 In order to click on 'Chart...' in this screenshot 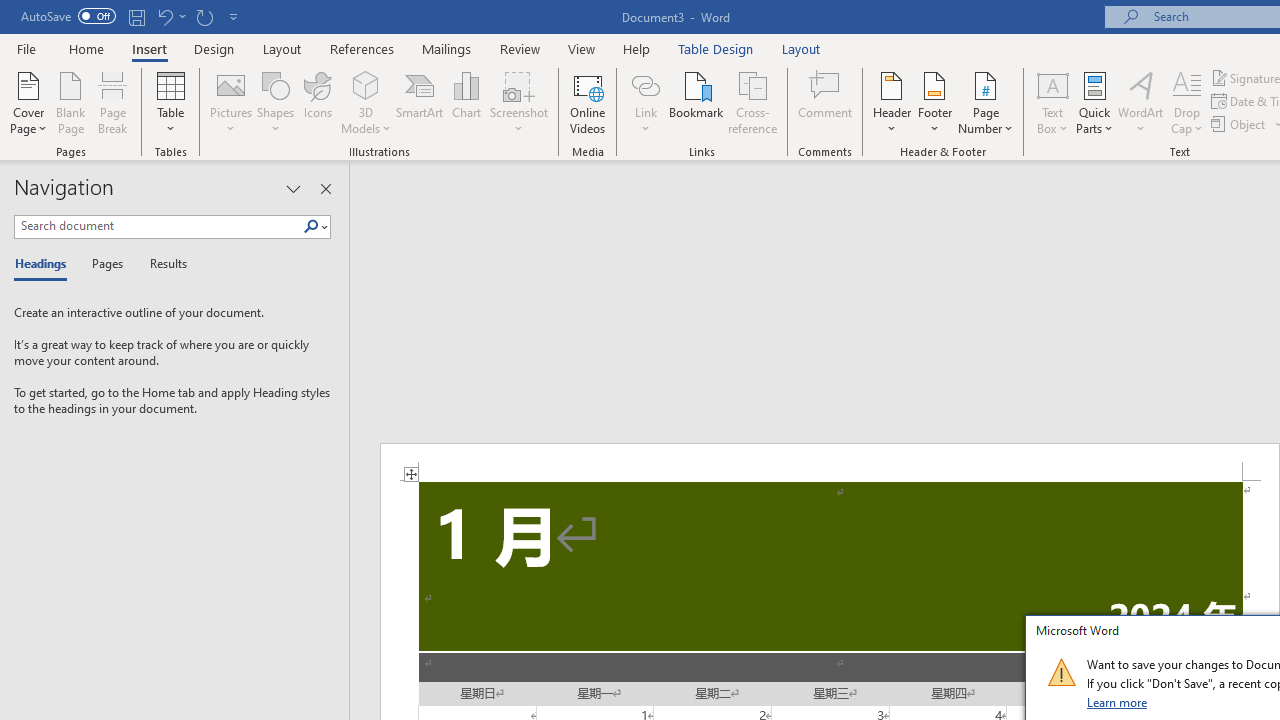, I will do `click(465, 103)`.